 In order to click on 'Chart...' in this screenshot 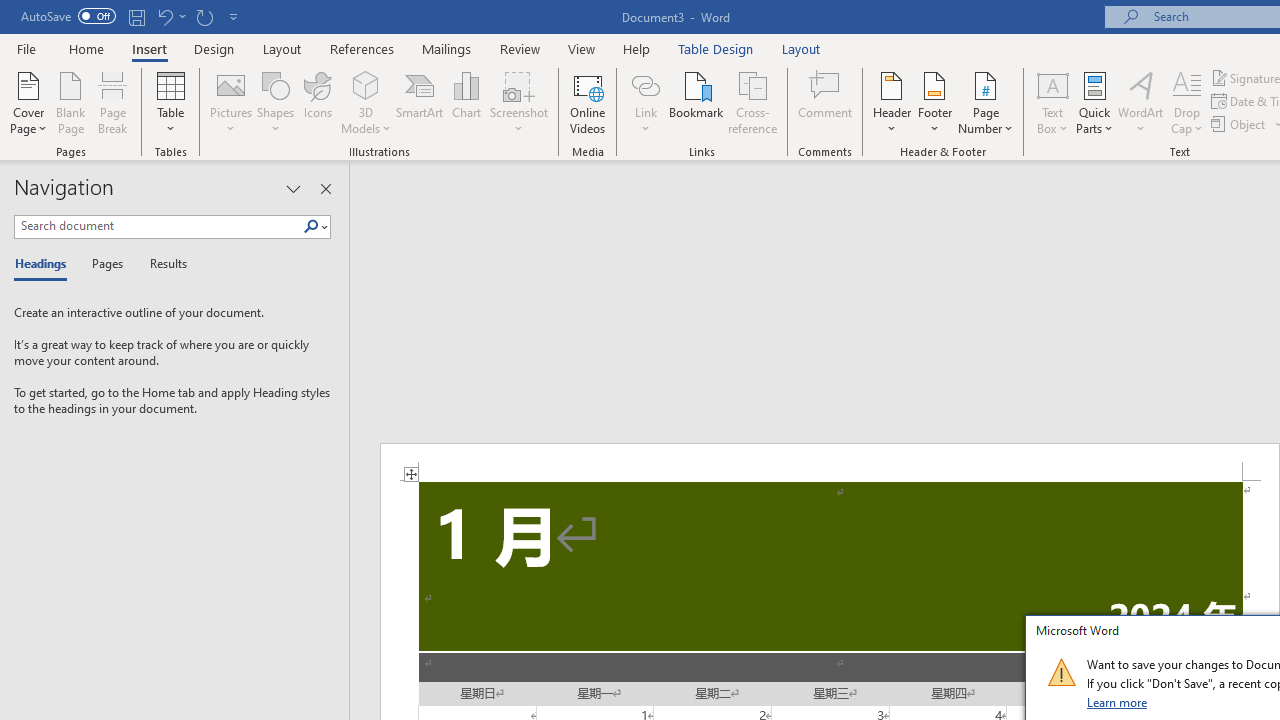, I will do `click(465, 103)`.